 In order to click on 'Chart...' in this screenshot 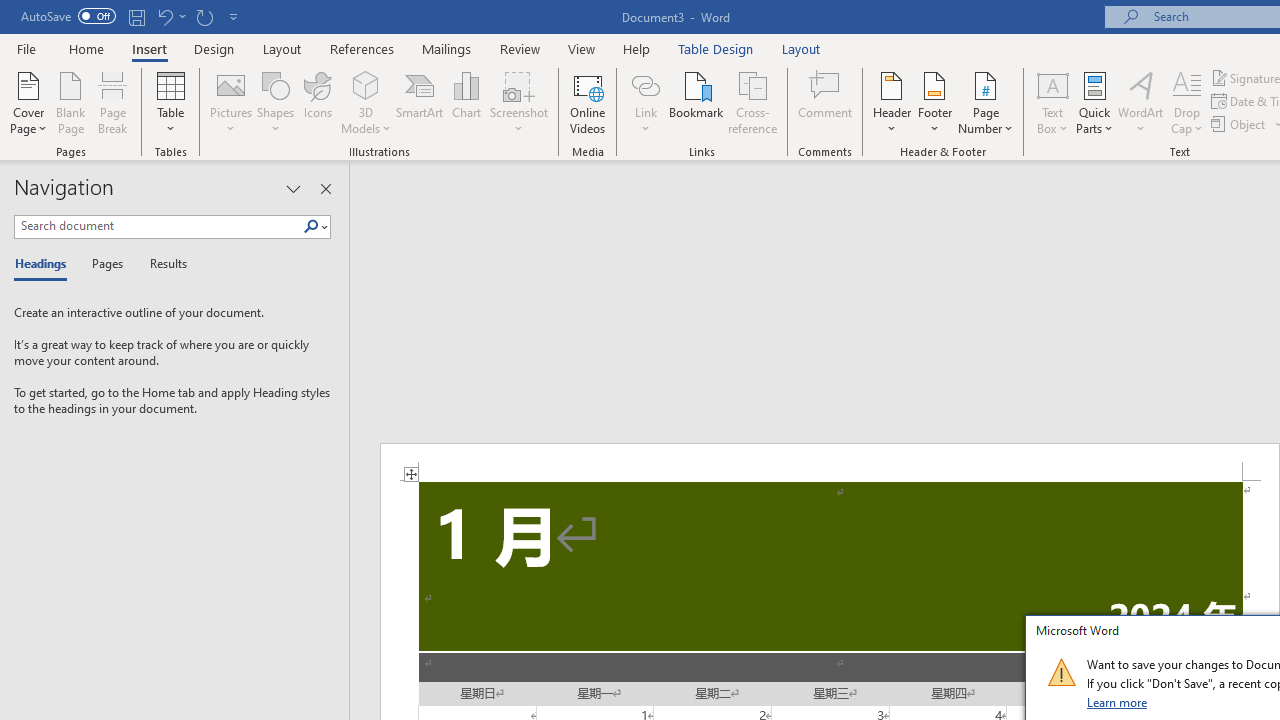, I will do `click(465, 103)`.